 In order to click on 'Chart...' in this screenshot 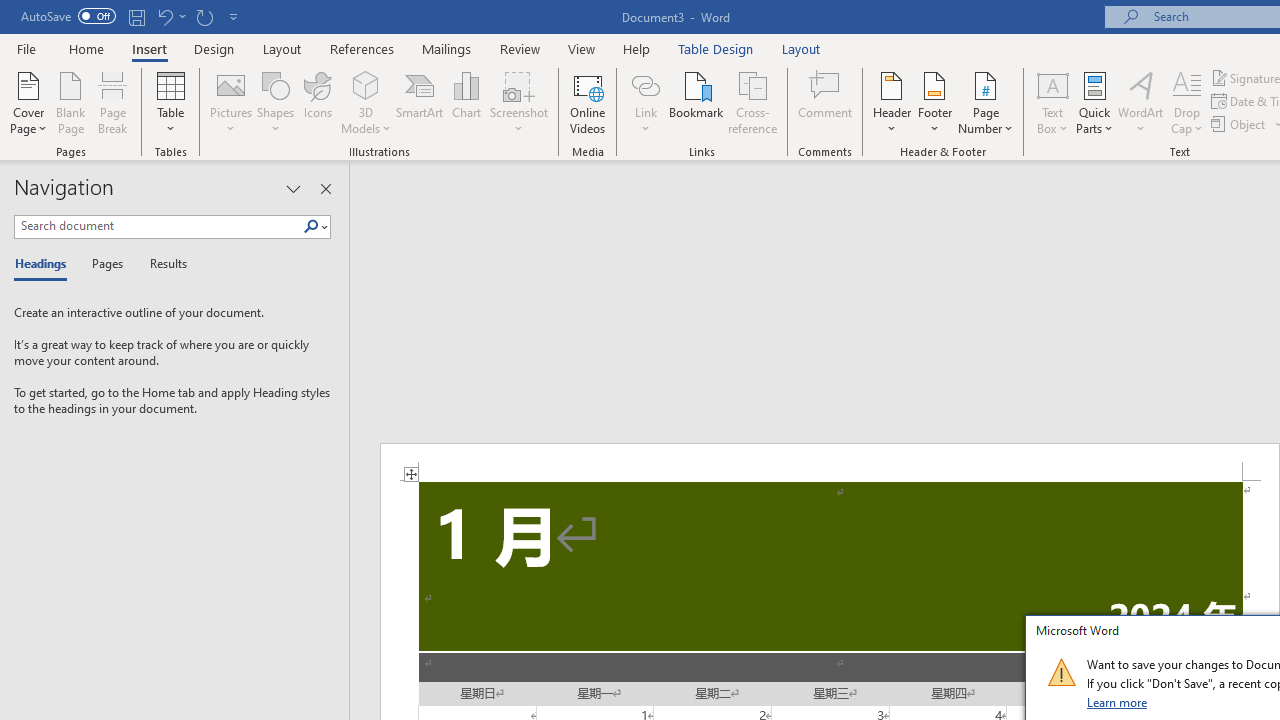, I will do `click(465, 103)`.